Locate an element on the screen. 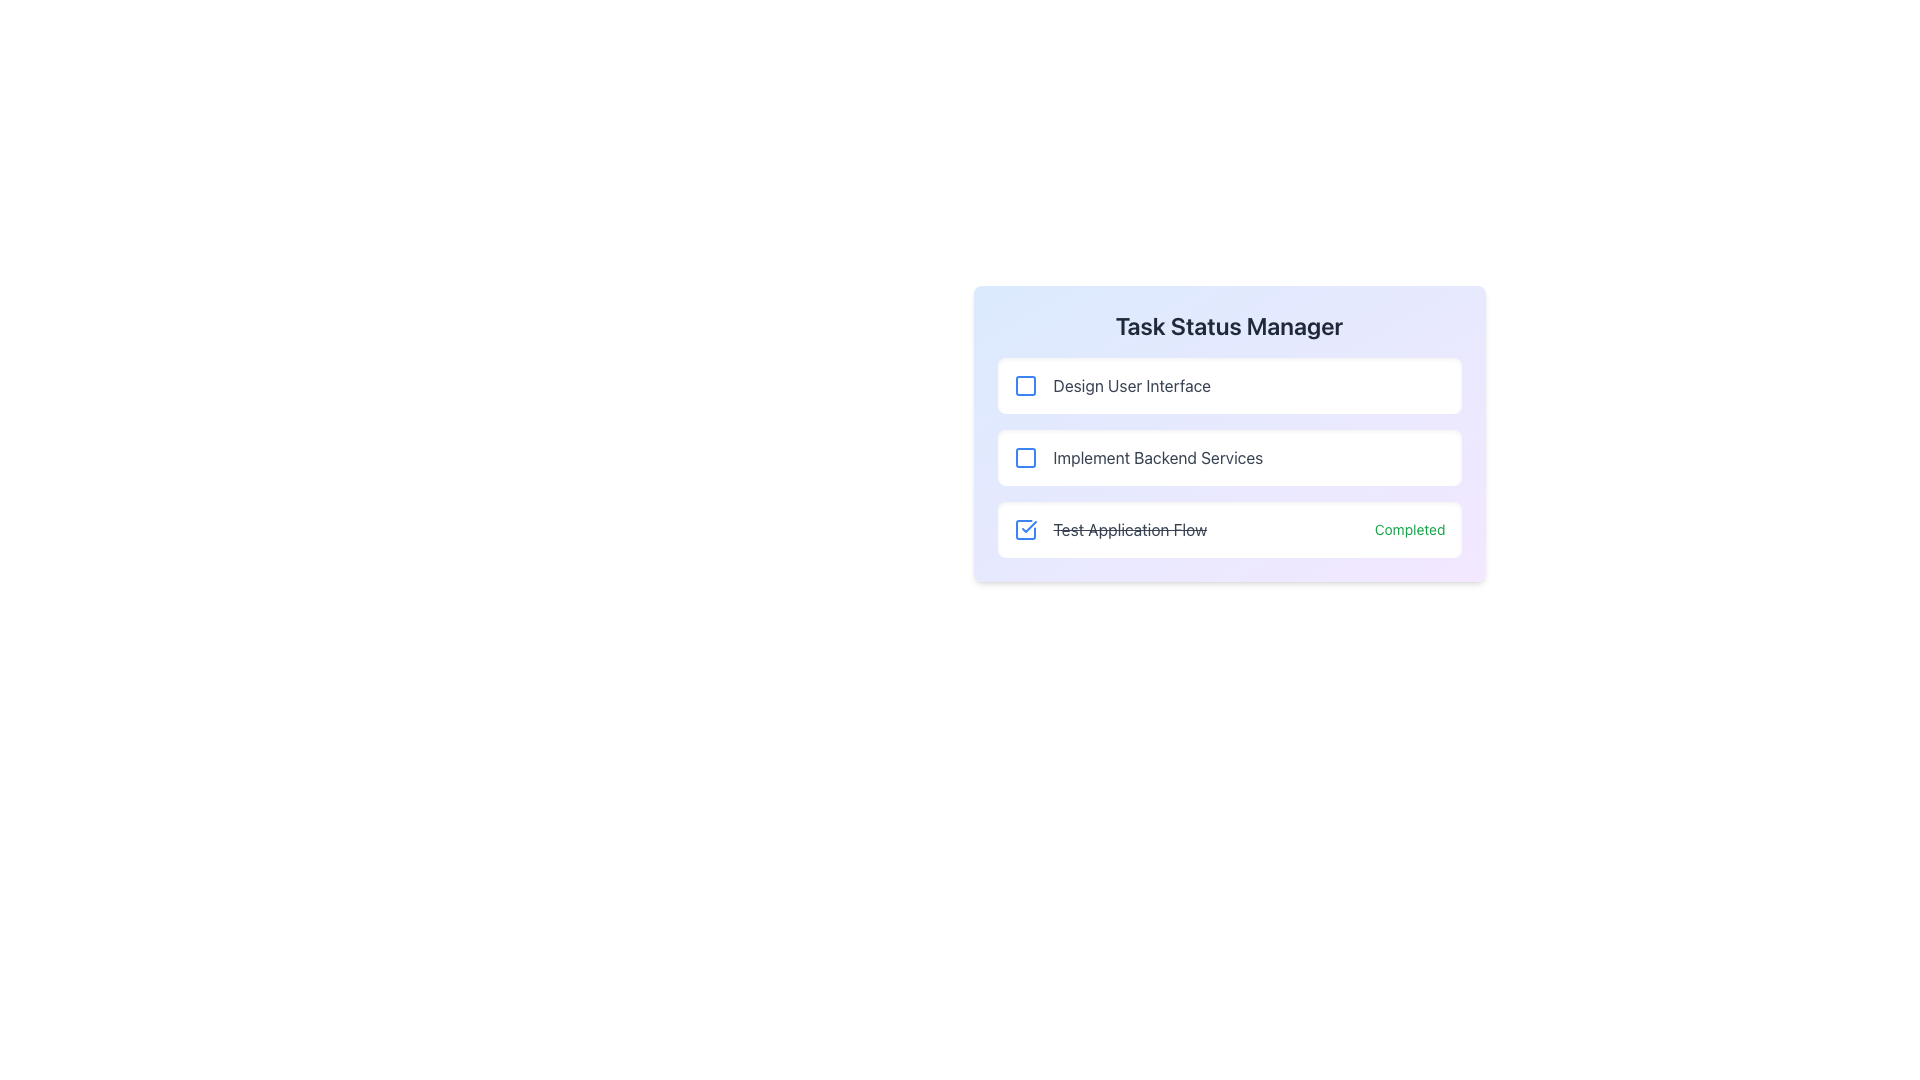  the checkbox for the task 'Design User Interface' is located at coordinates (1025, 385).